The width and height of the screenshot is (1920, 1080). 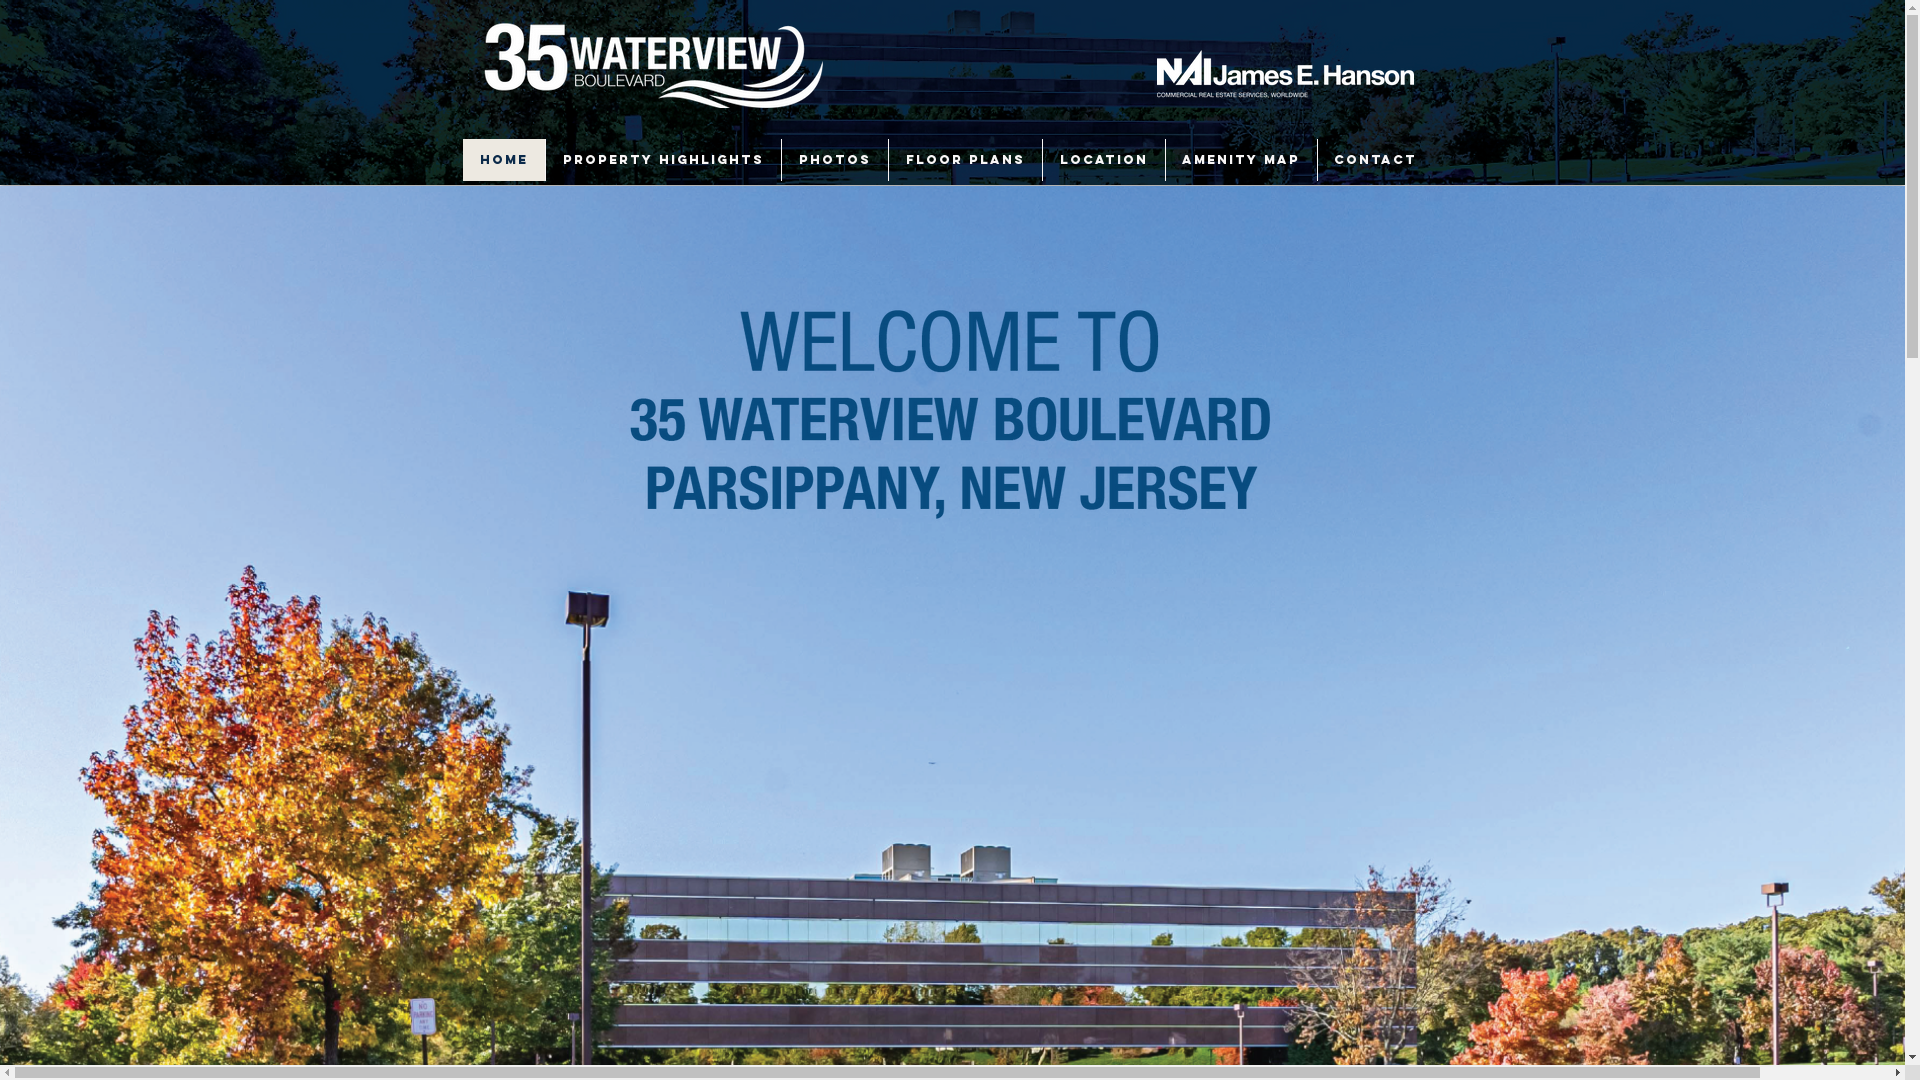 What do you see at coordinates (503, 158) in the screenshot?
I see `'HOME'` at bounding box center [503, 158].